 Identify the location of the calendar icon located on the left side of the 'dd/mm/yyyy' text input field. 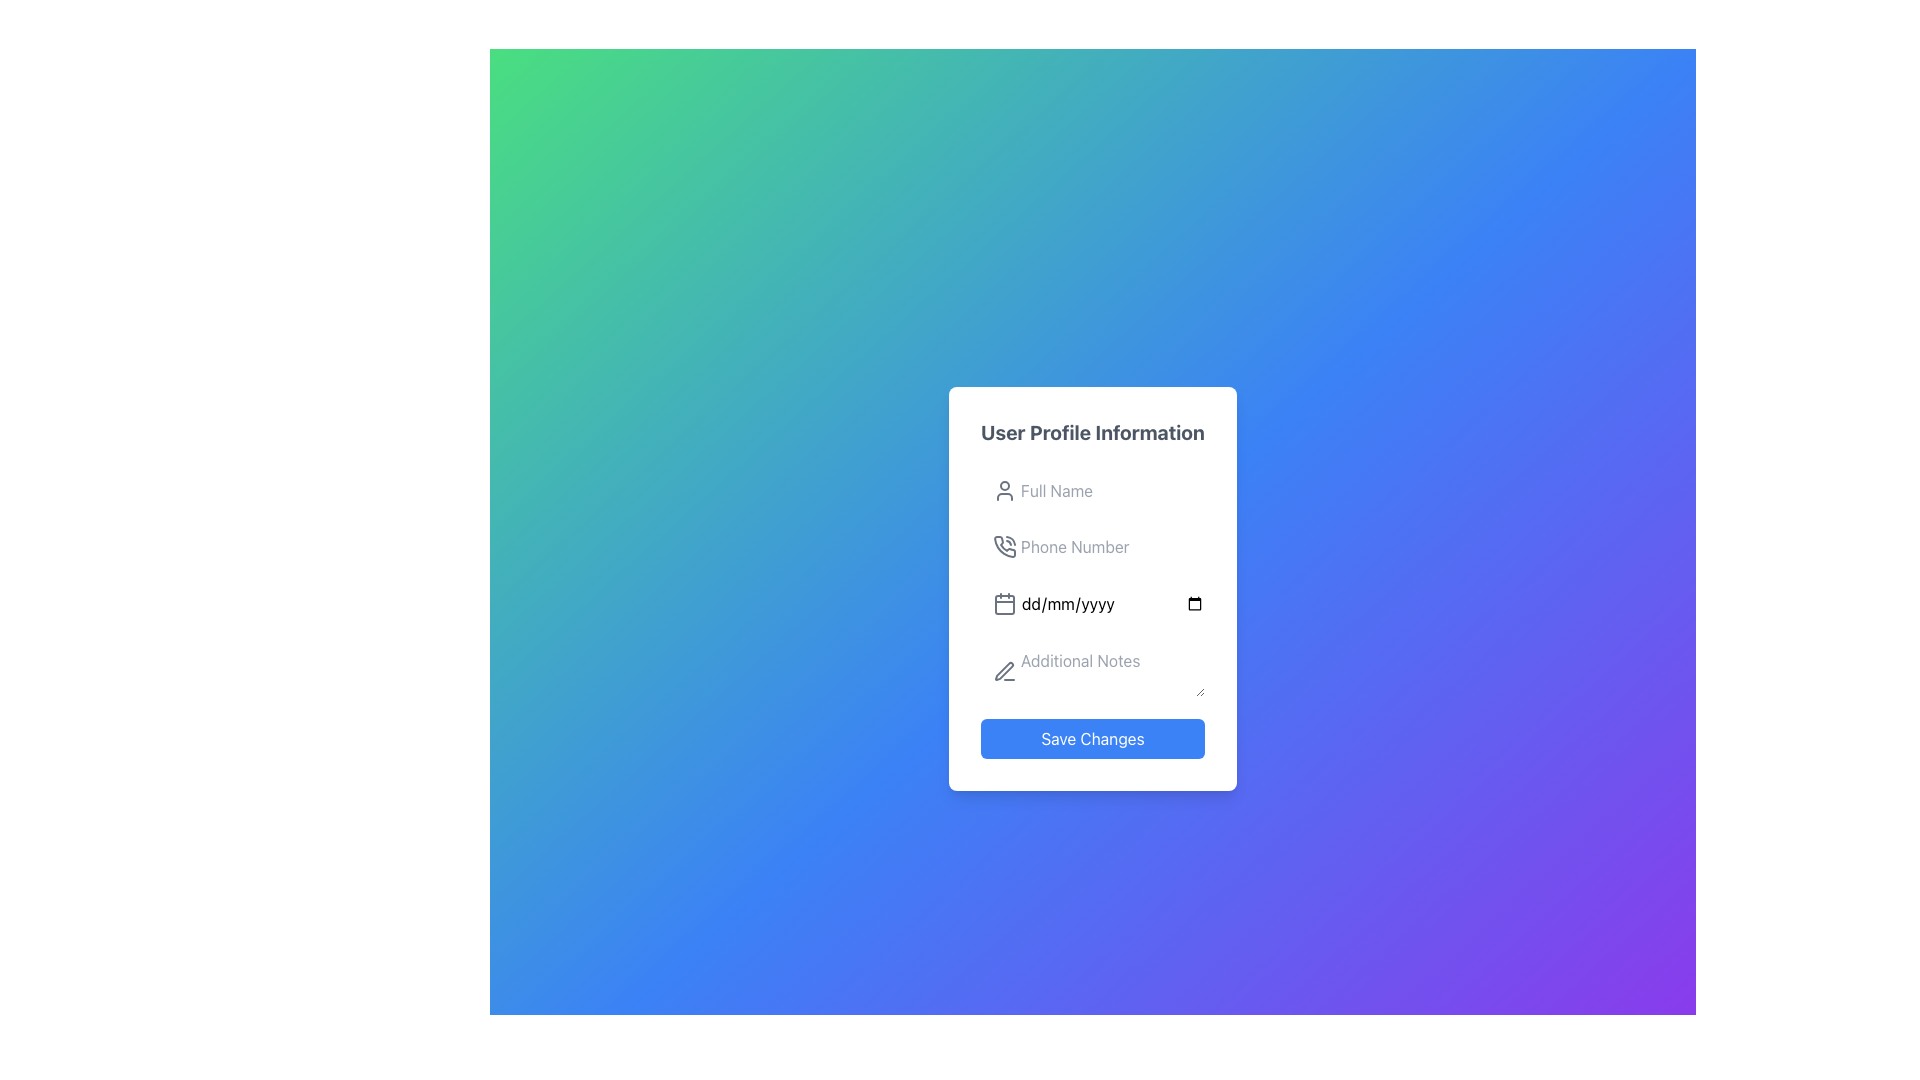
(1004, 603).